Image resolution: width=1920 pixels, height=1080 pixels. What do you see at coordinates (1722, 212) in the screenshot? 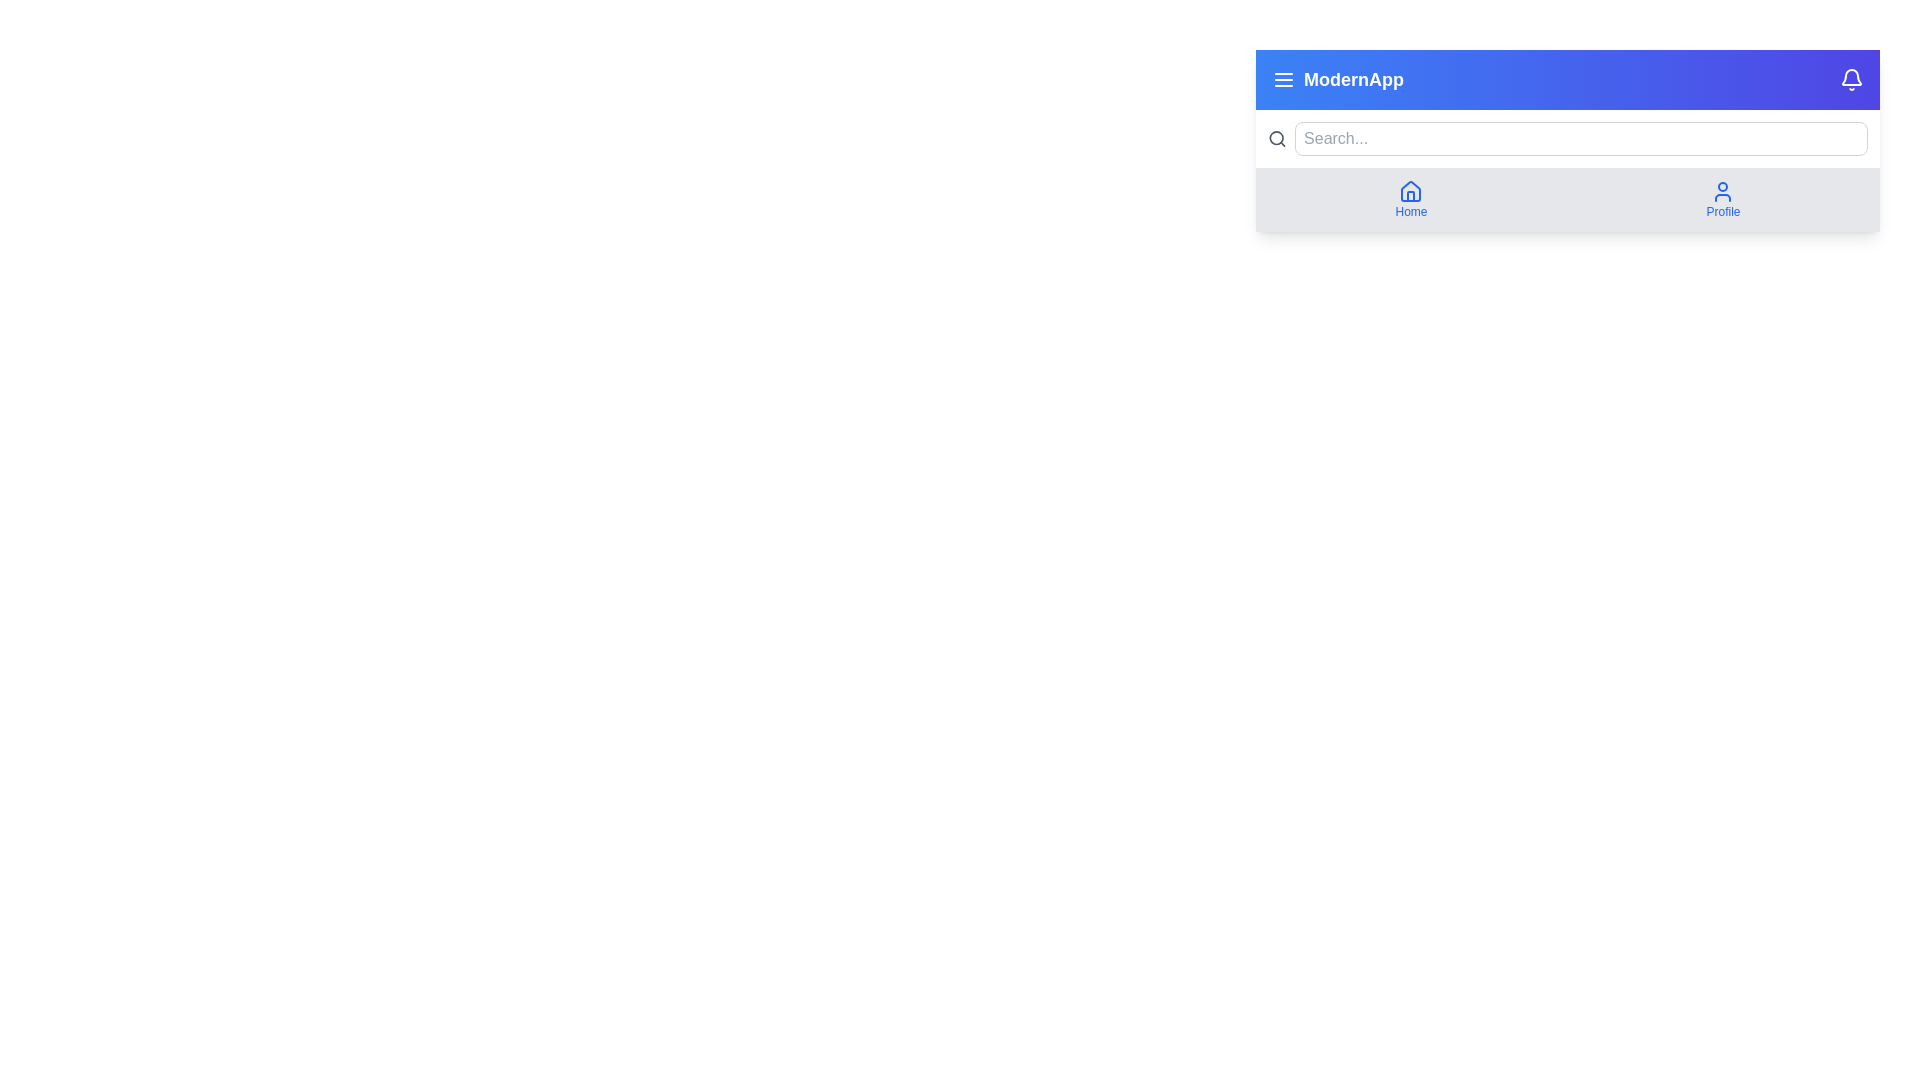
I see `the blue-colored 'Profile' static text label located below the user profile icon in the navigation bar` at bounding box center [1722, 212].